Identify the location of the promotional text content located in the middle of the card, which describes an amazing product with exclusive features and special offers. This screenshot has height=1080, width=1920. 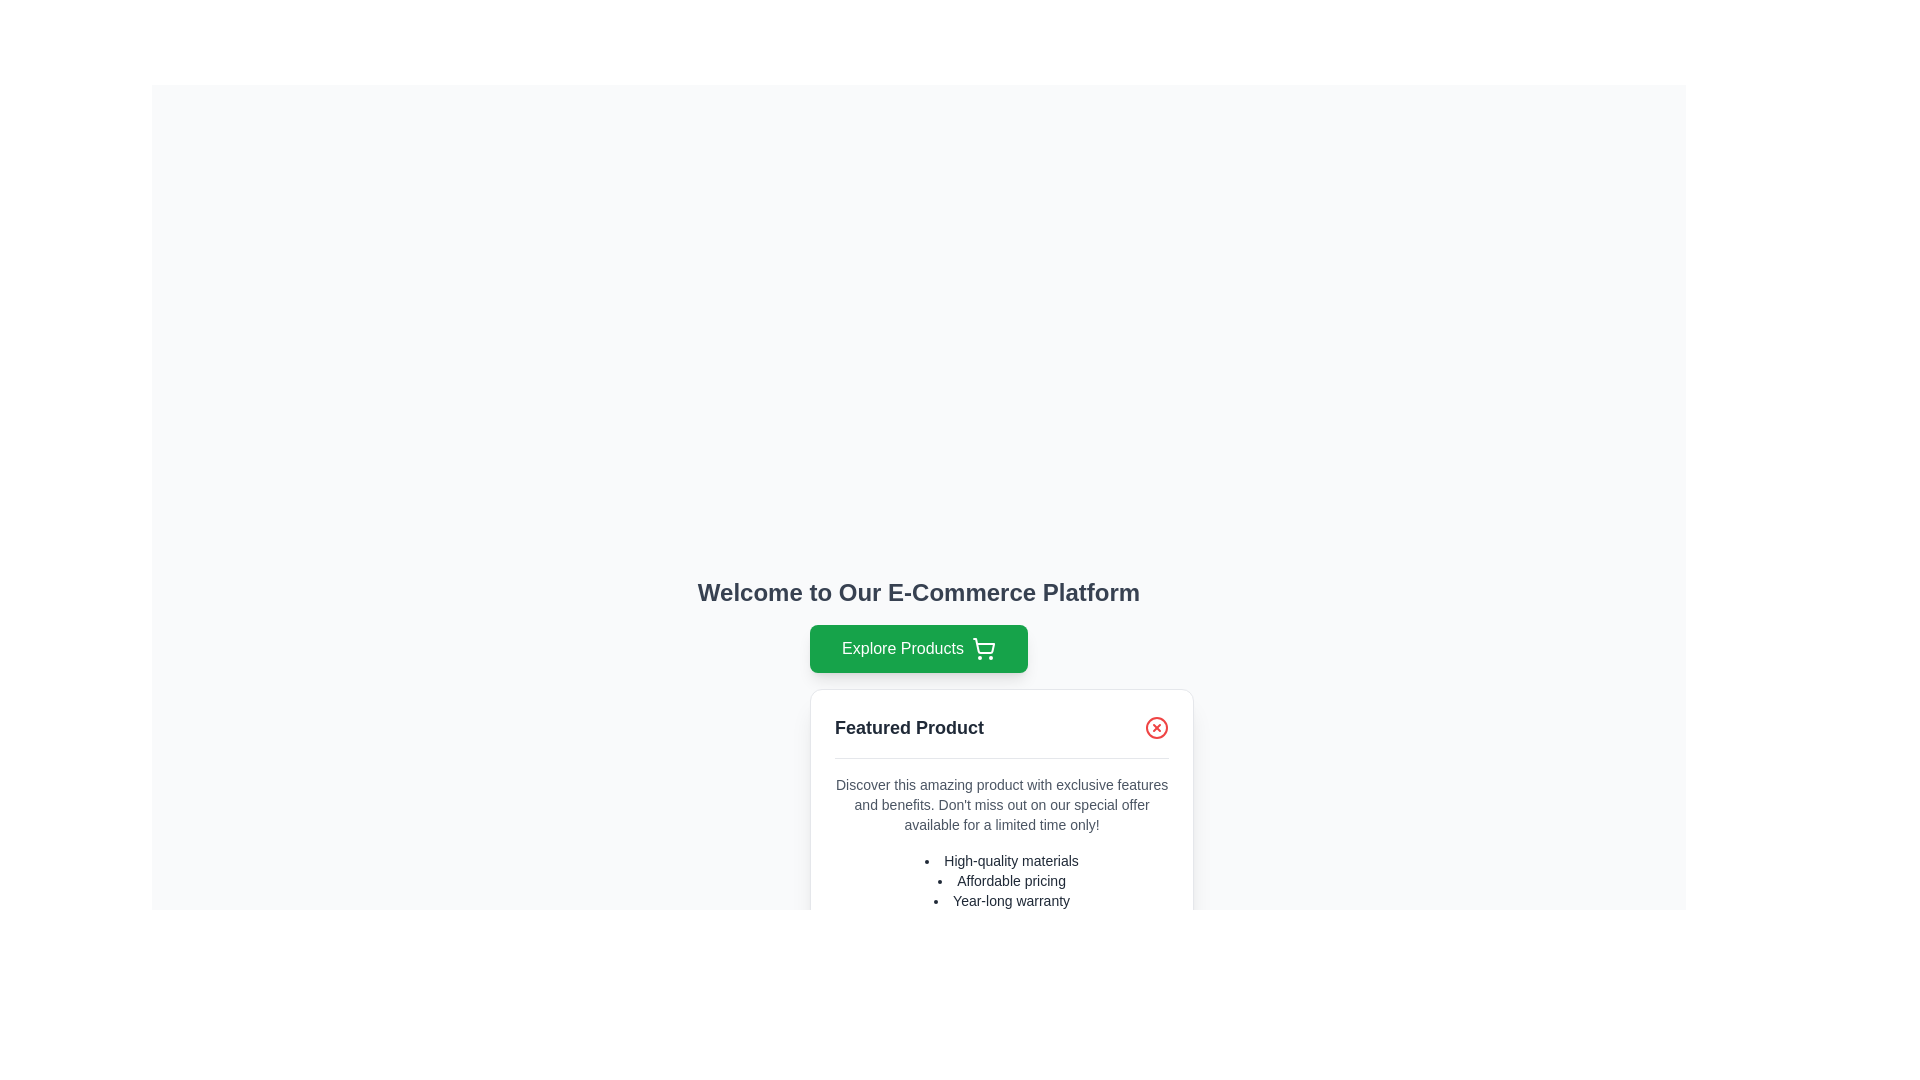
(1002, 804).